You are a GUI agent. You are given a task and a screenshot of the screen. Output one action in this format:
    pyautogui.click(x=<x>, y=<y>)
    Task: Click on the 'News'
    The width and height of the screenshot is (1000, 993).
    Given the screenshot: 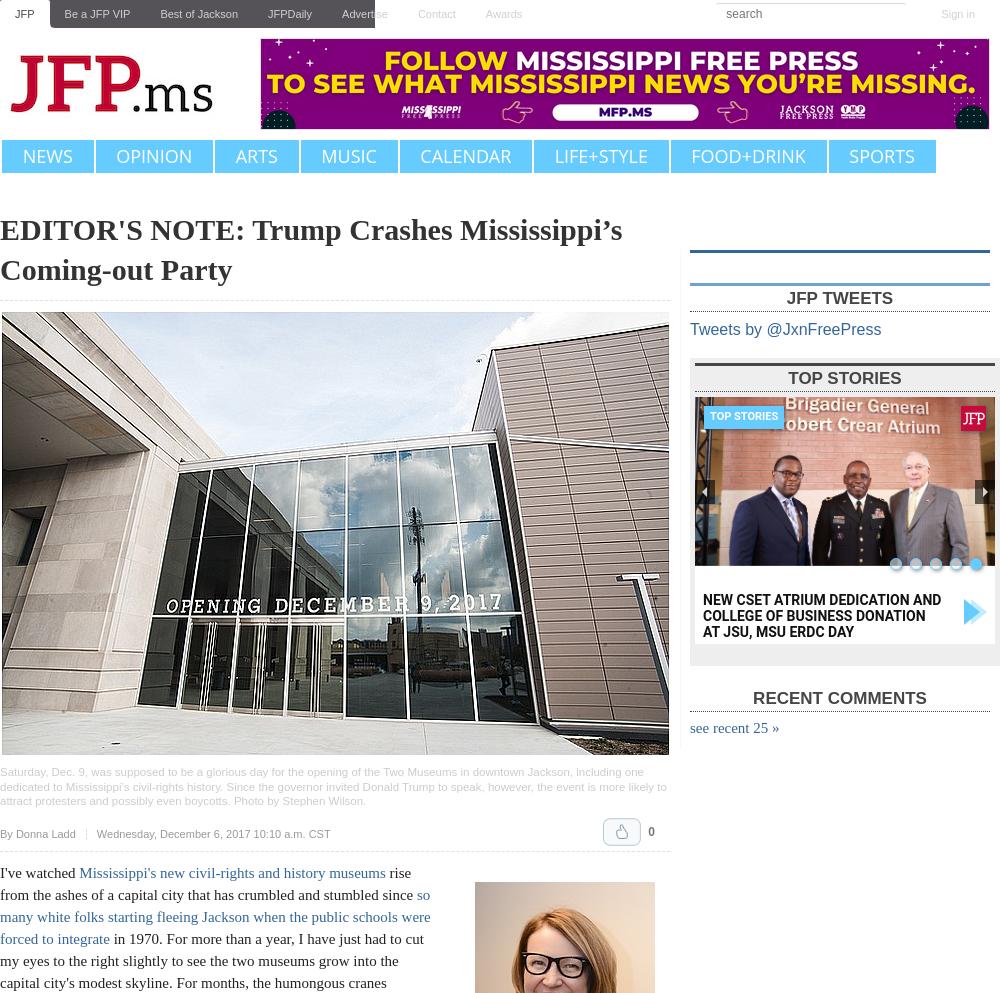 What is the action you would take?
    pyautogui.click(x=47, y=155)
    